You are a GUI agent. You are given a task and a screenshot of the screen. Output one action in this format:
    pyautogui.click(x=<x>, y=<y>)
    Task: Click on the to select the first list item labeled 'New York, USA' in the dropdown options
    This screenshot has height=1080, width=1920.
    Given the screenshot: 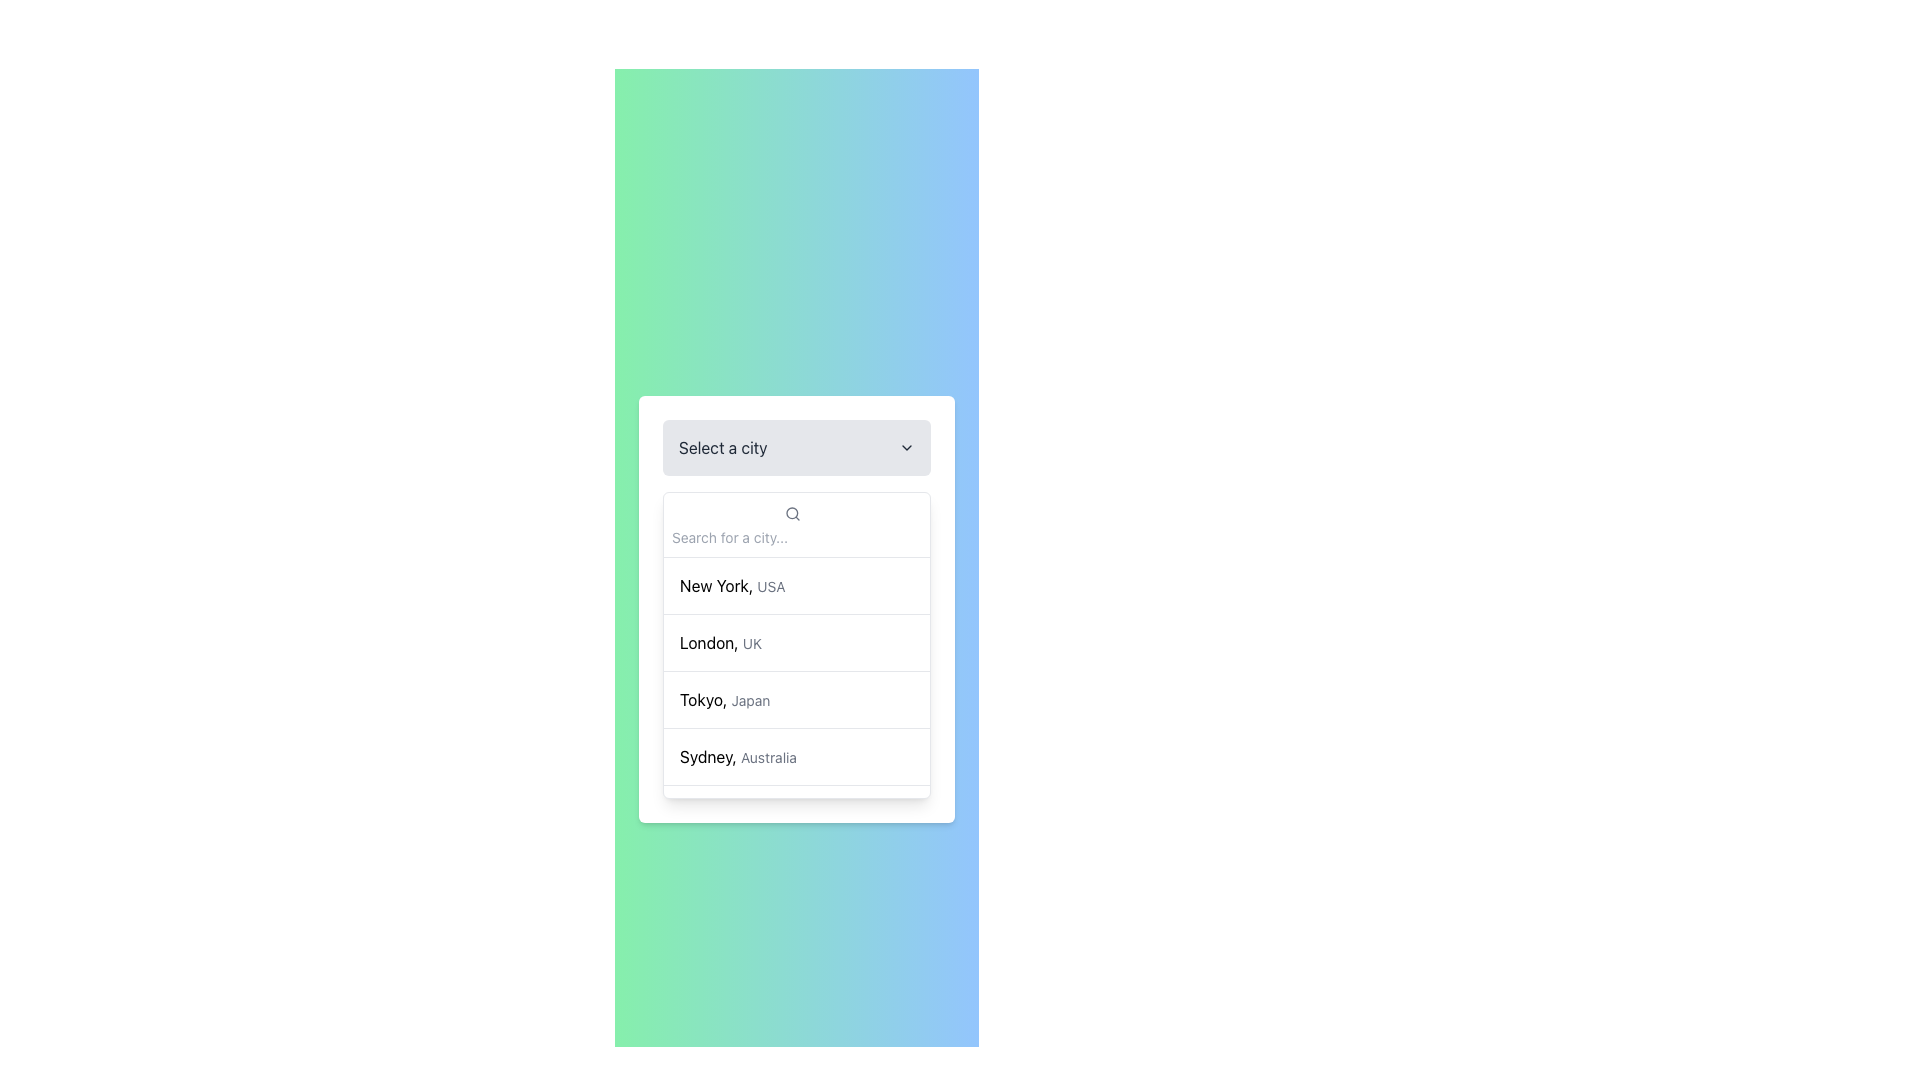 What is the action you would take?
    pyautogui.click(x=795, y=585)
    